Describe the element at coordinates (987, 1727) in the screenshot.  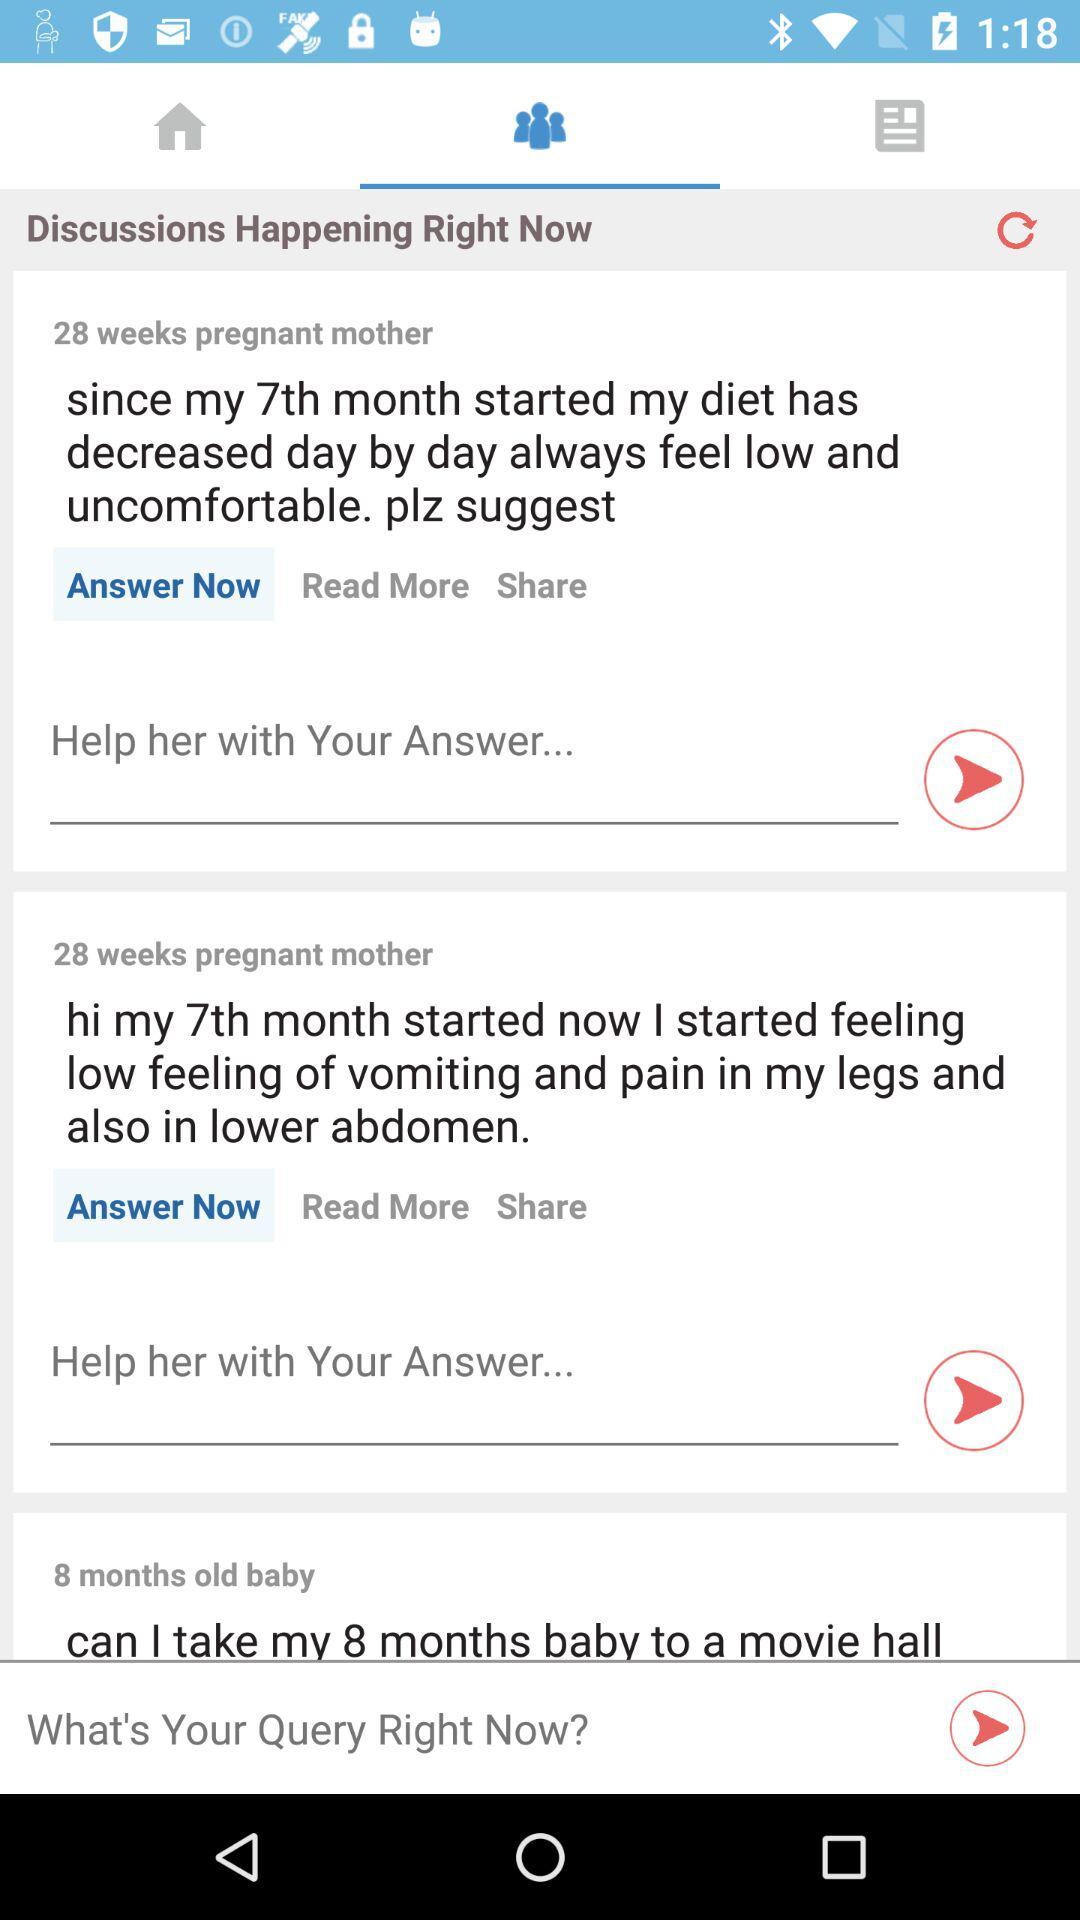
I see `next` at that location.